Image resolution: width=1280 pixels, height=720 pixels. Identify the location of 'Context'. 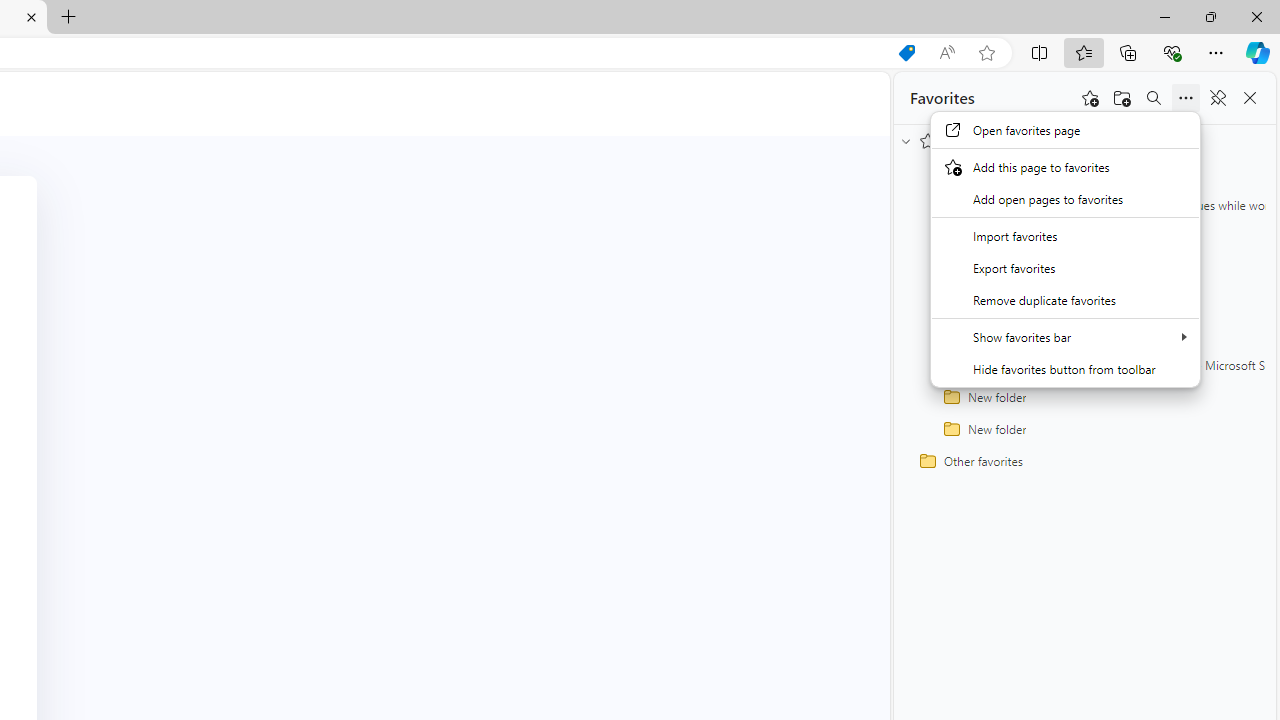
(1064, 248).